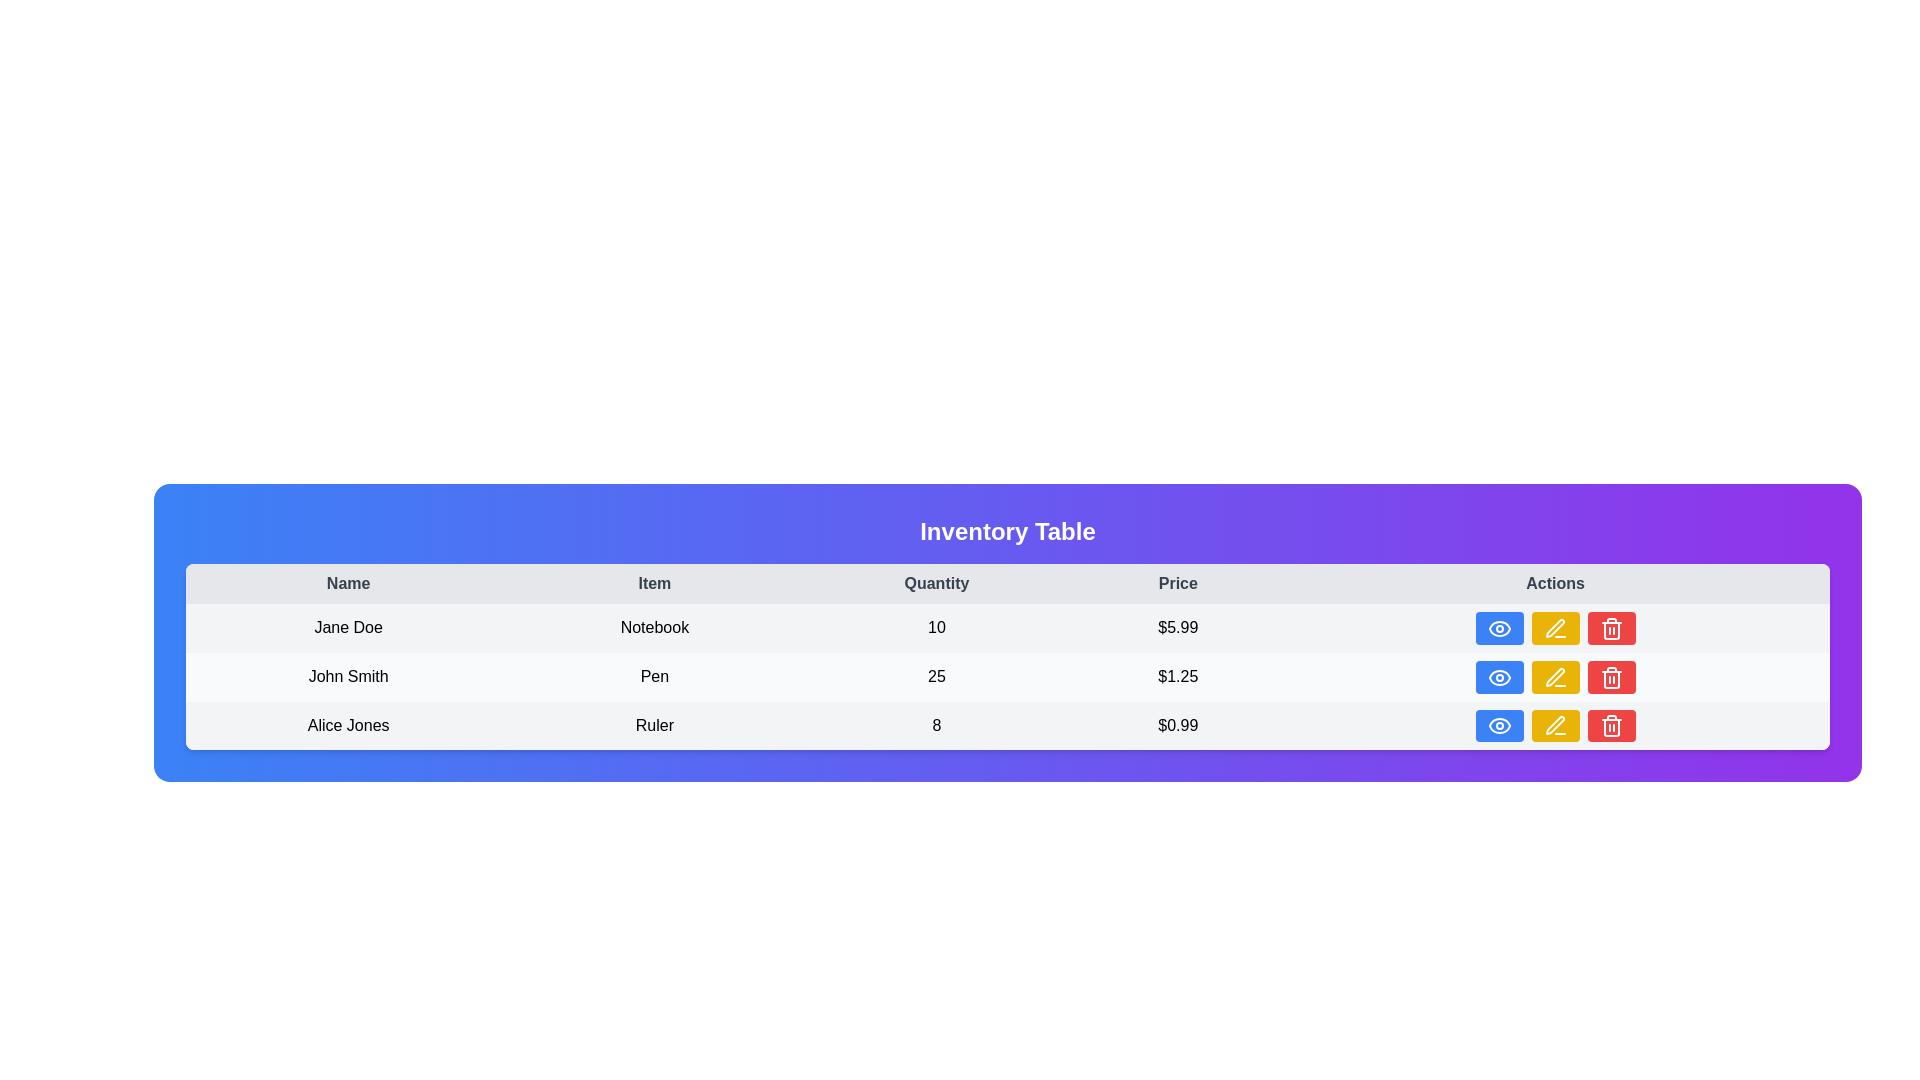 The width and height of the screenshot is (1920, 1080). What do you see at coordinates (654, 676) in the screenshot?
I see `text label displaying 'Pen' in the inventory table, located in the second row under the 'Item' column` at bounding box center [654, 676].